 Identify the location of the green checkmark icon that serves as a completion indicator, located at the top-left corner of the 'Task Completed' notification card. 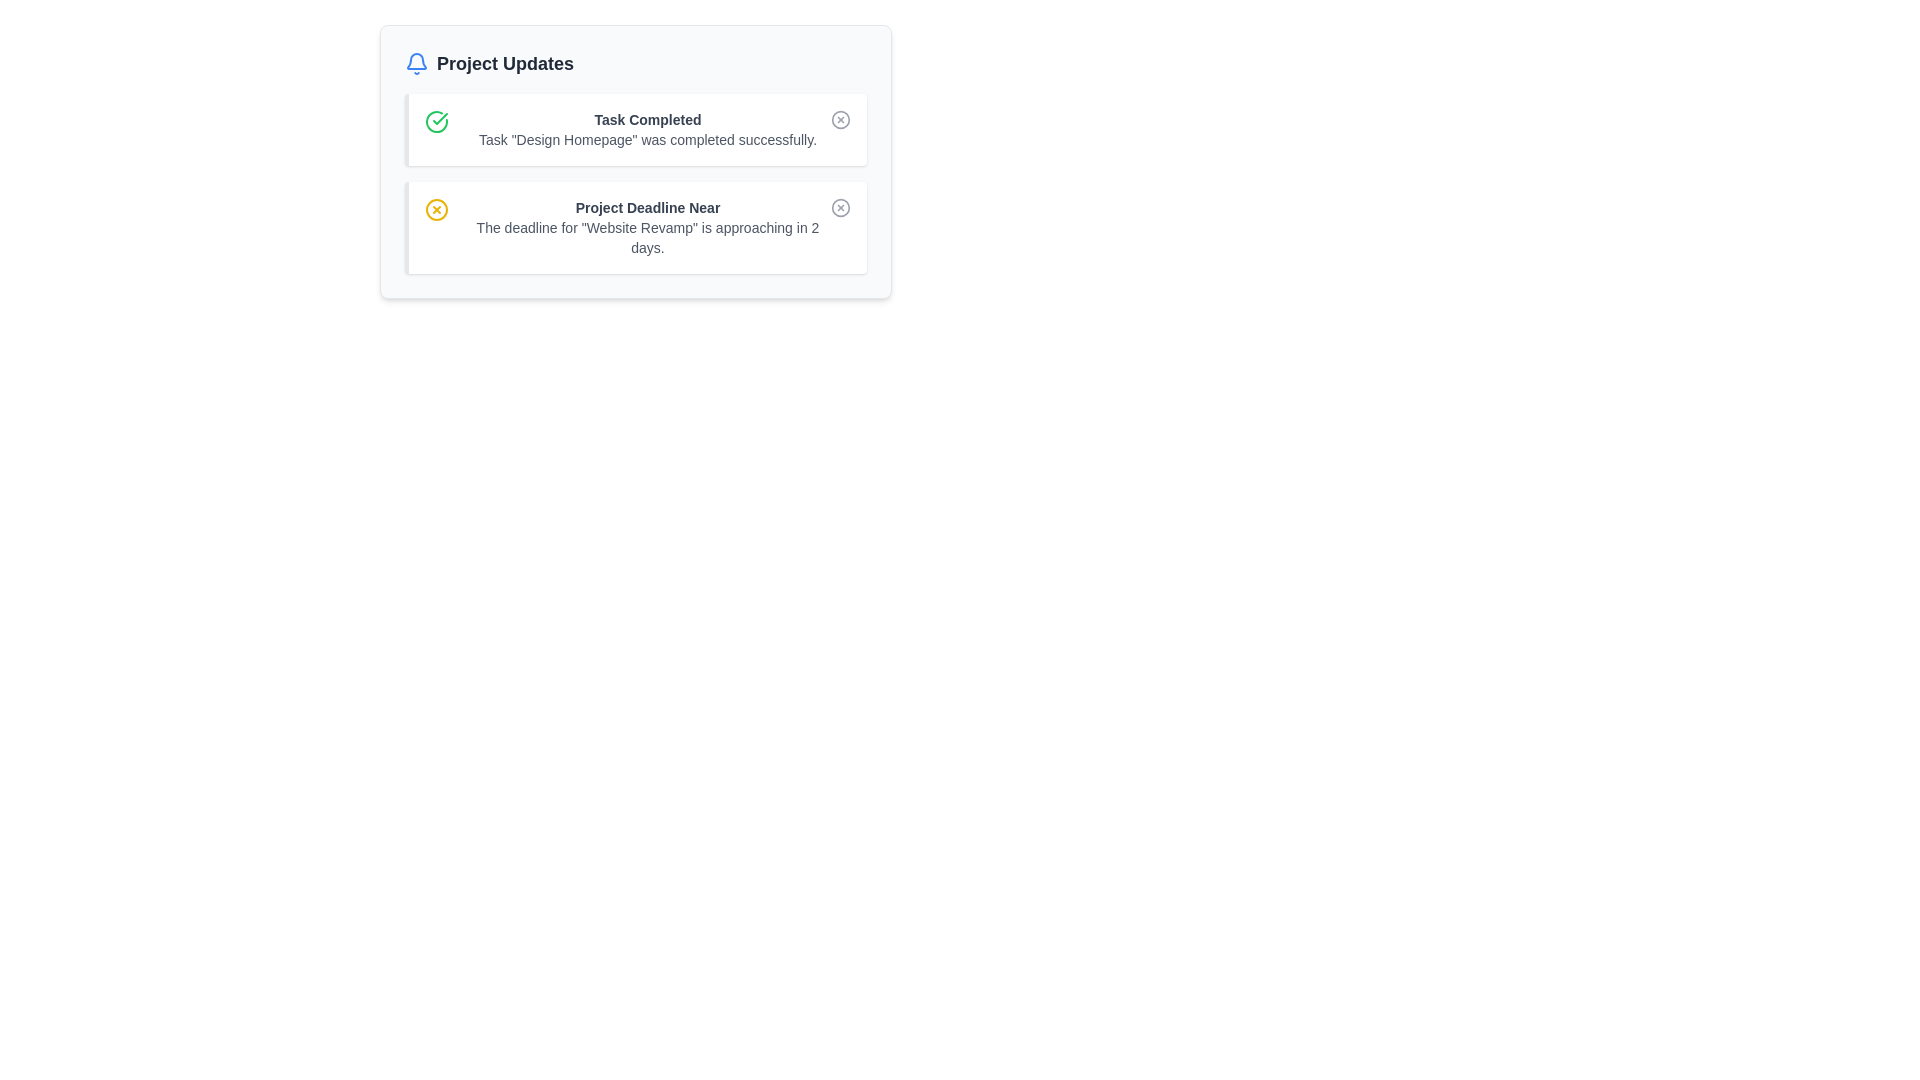
(444, 122).